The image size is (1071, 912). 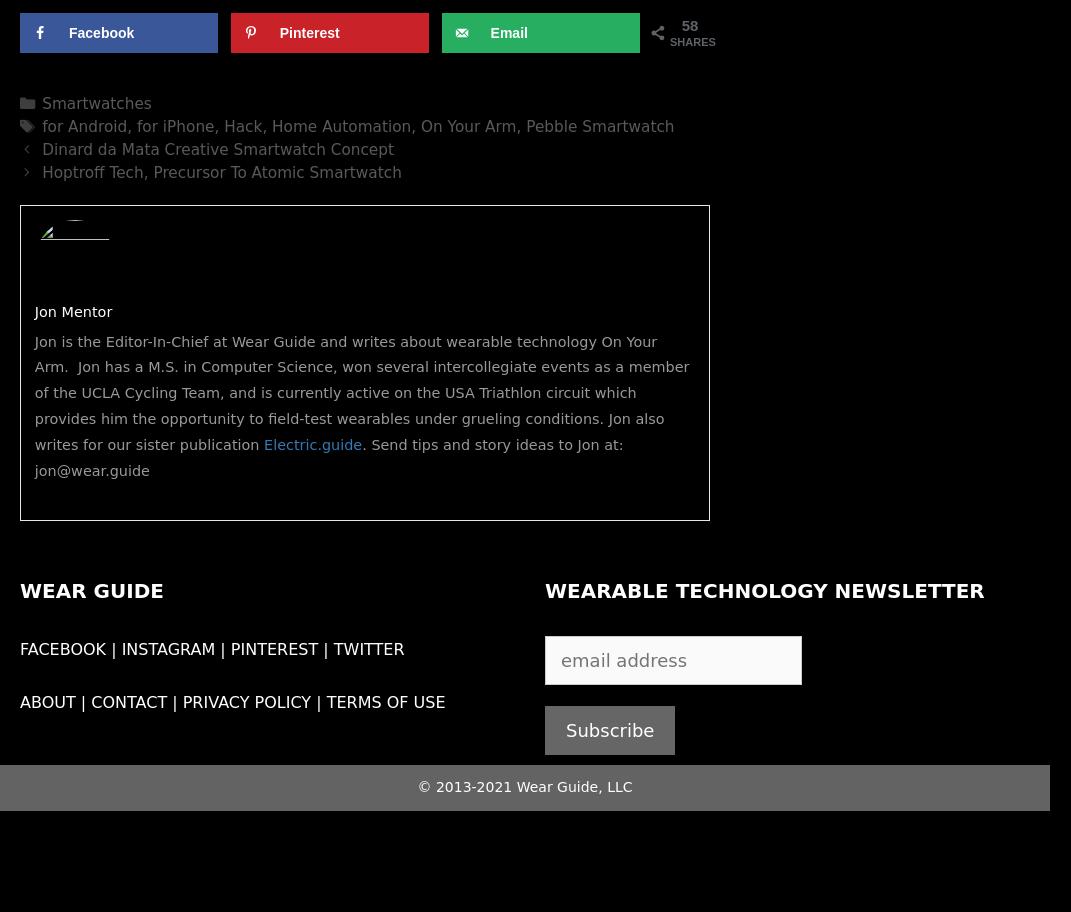 What do you see at coordinates (72, 311) in the screenshot?
I see `'Jon Mentor'` at bounding box center [72, 311].